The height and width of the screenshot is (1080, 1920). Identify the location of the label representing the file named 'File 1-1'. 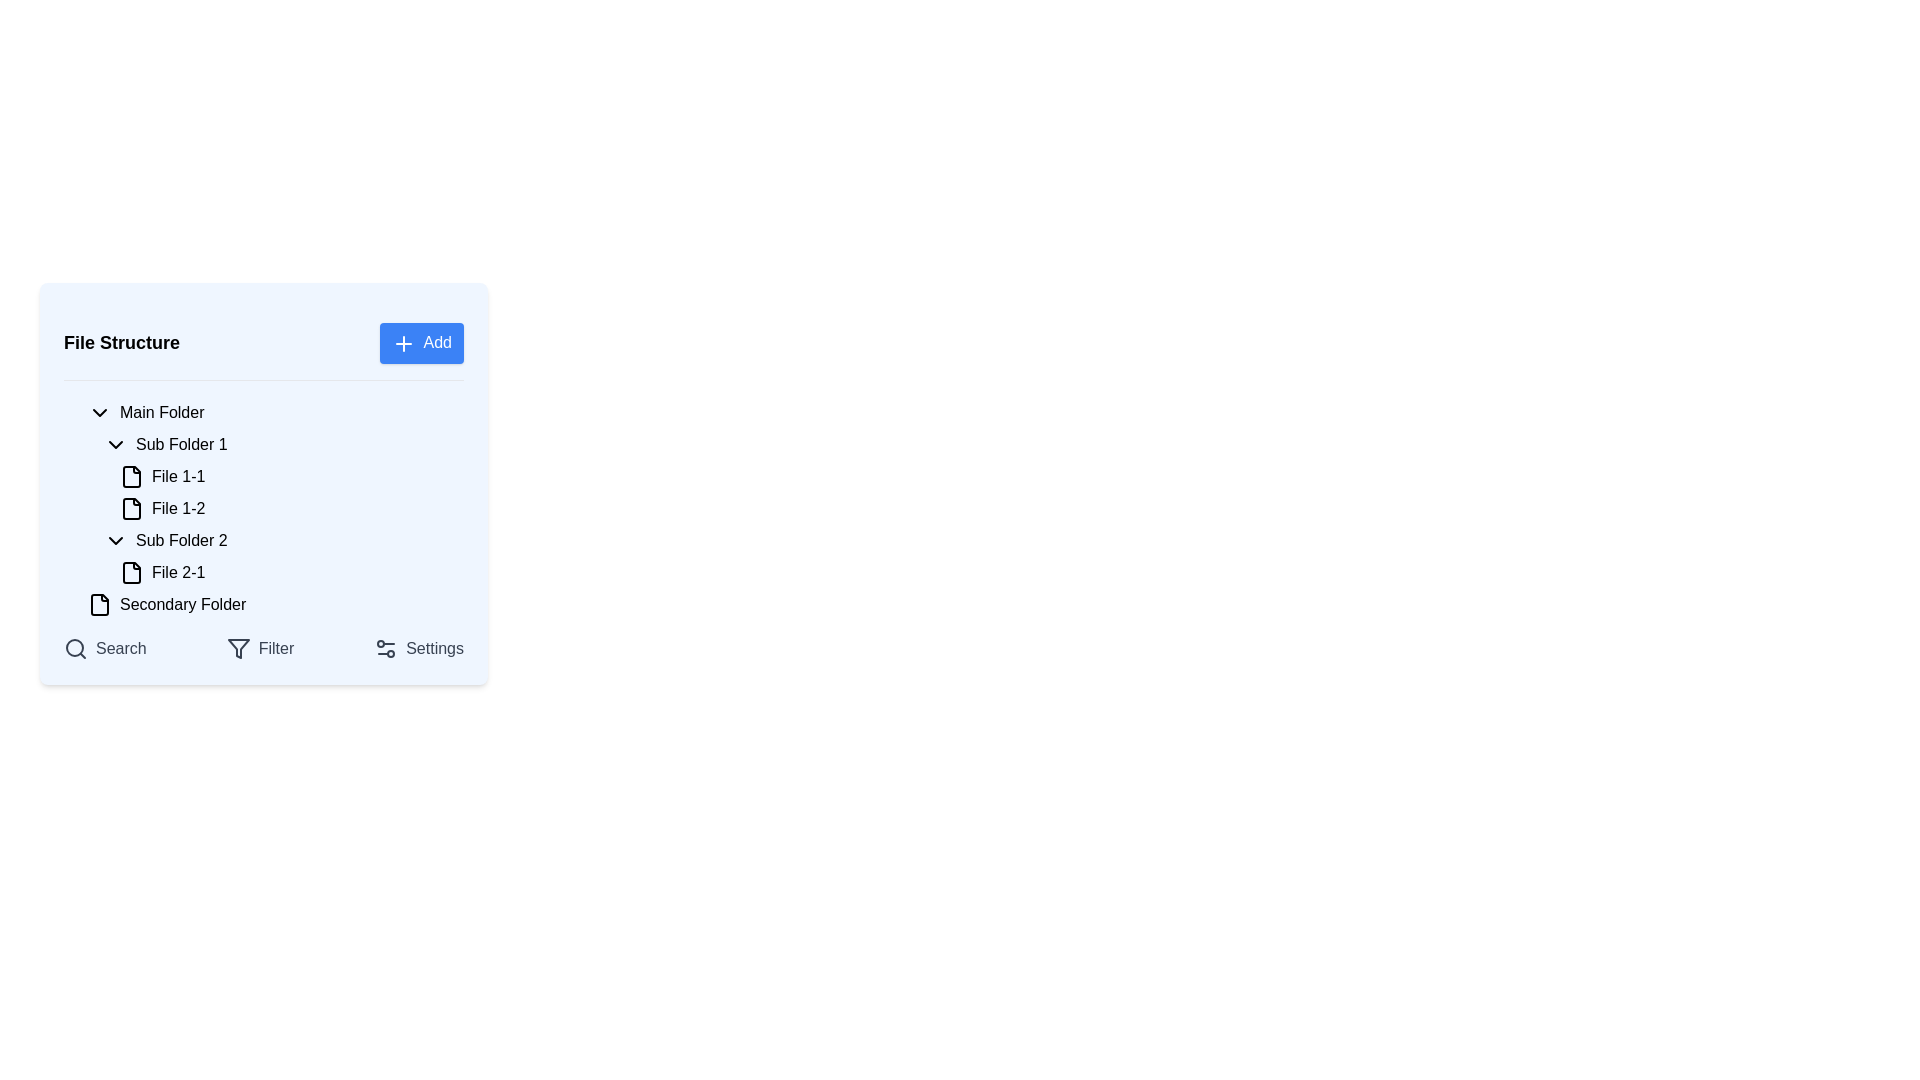
(178, 476).